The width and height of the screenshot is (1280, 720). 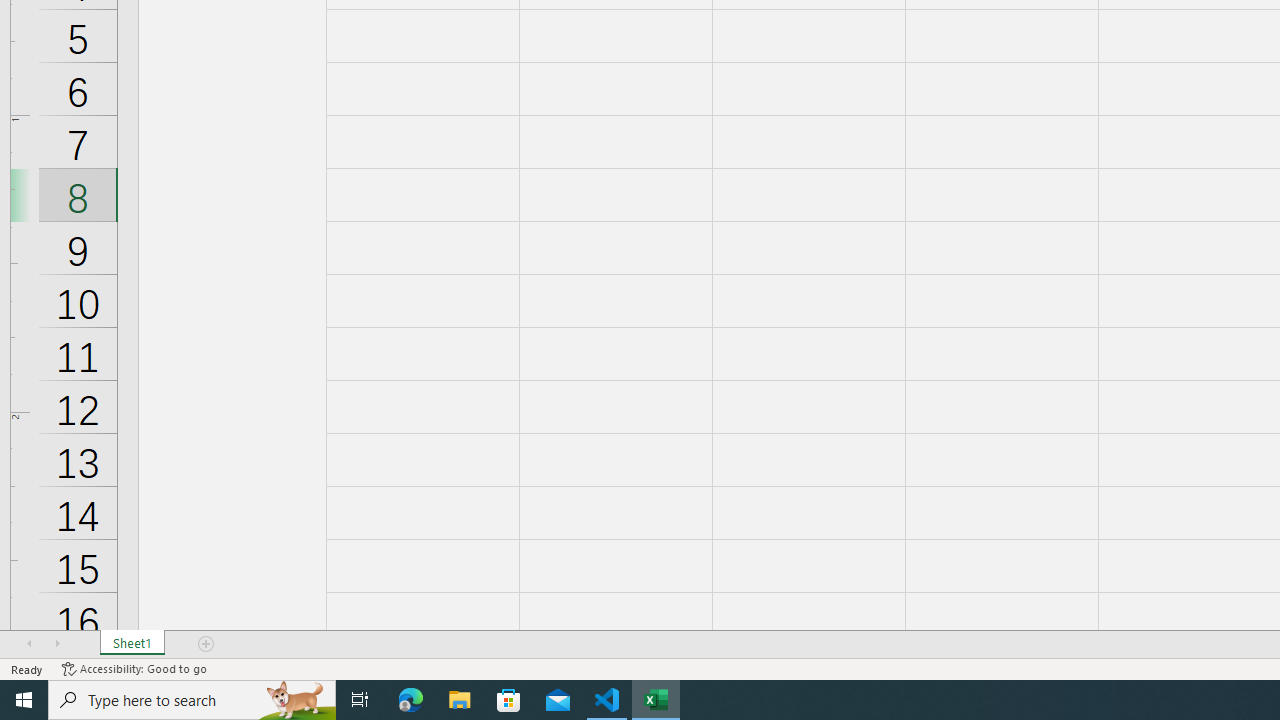 I want to click on 'Add Sheet', so click(x=207, y=644).